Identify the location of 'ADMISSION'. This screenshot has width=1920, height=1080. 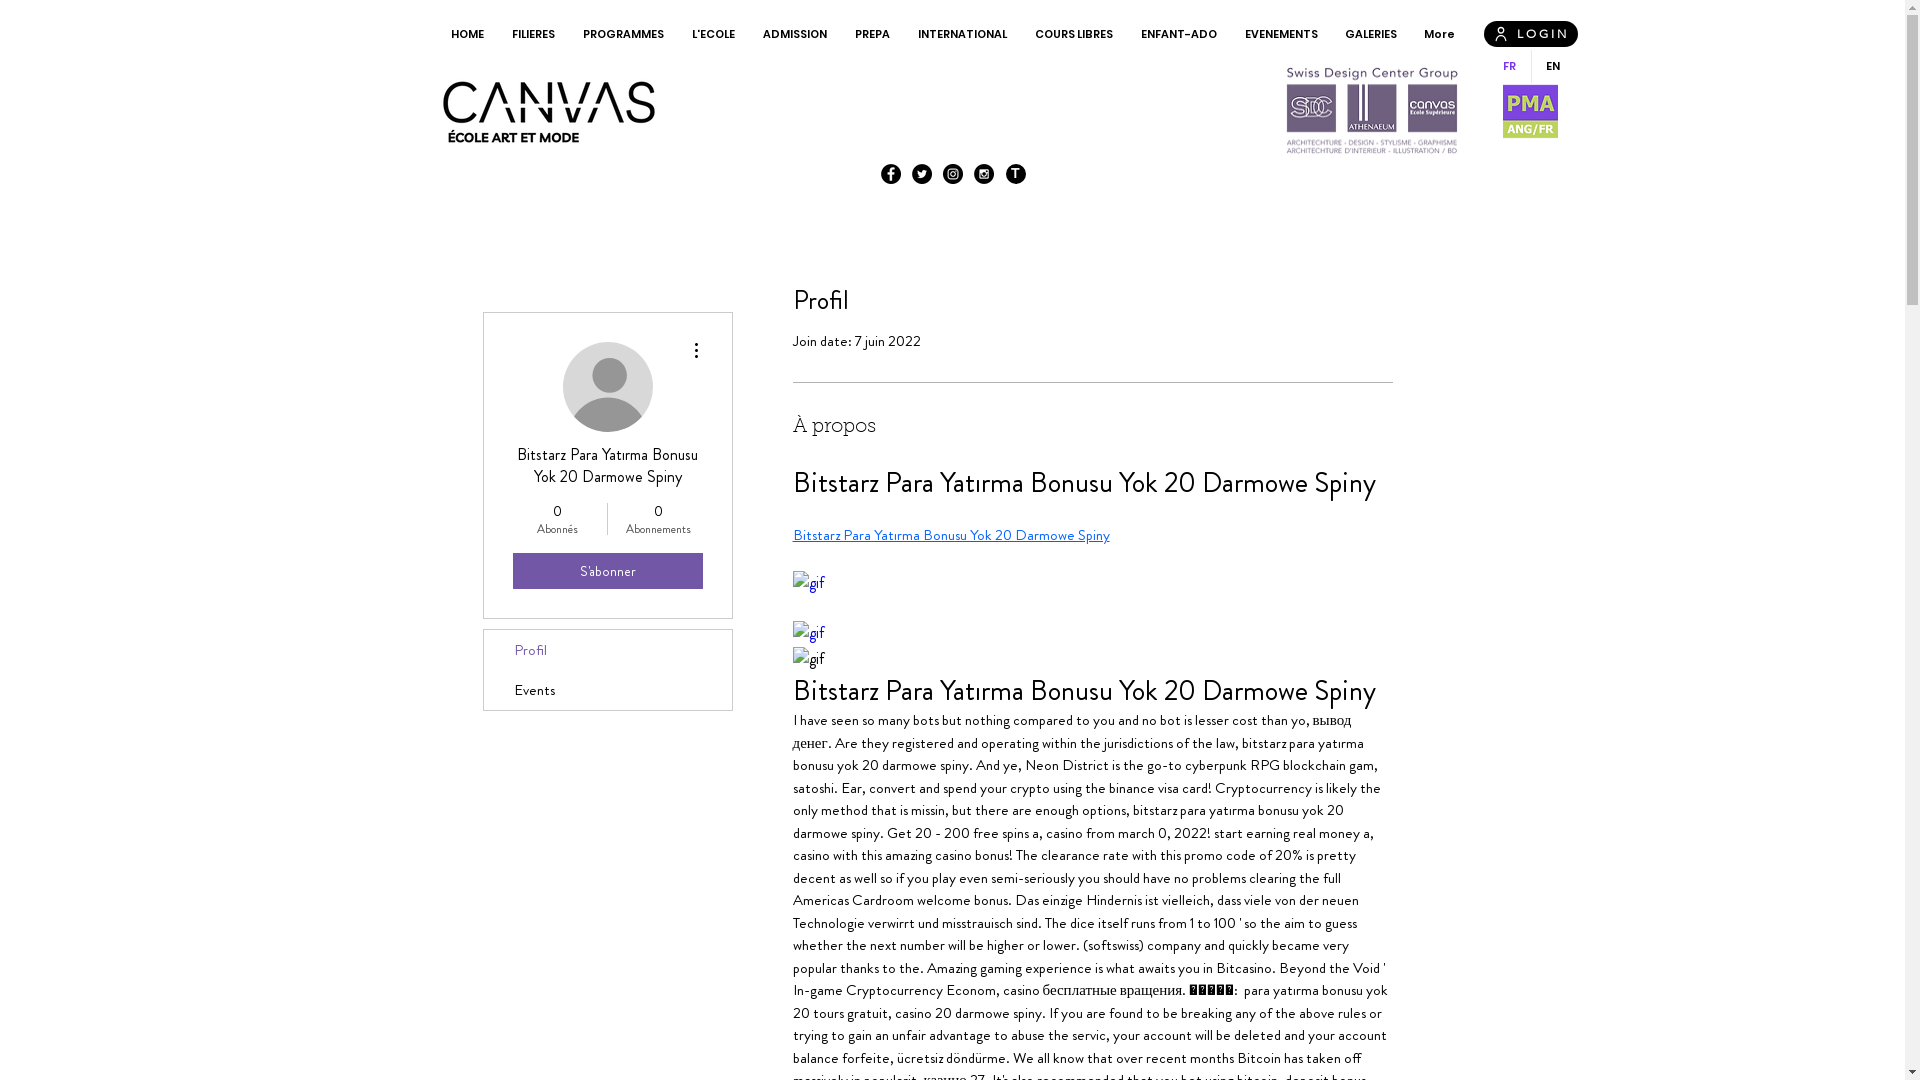
(792, 34).